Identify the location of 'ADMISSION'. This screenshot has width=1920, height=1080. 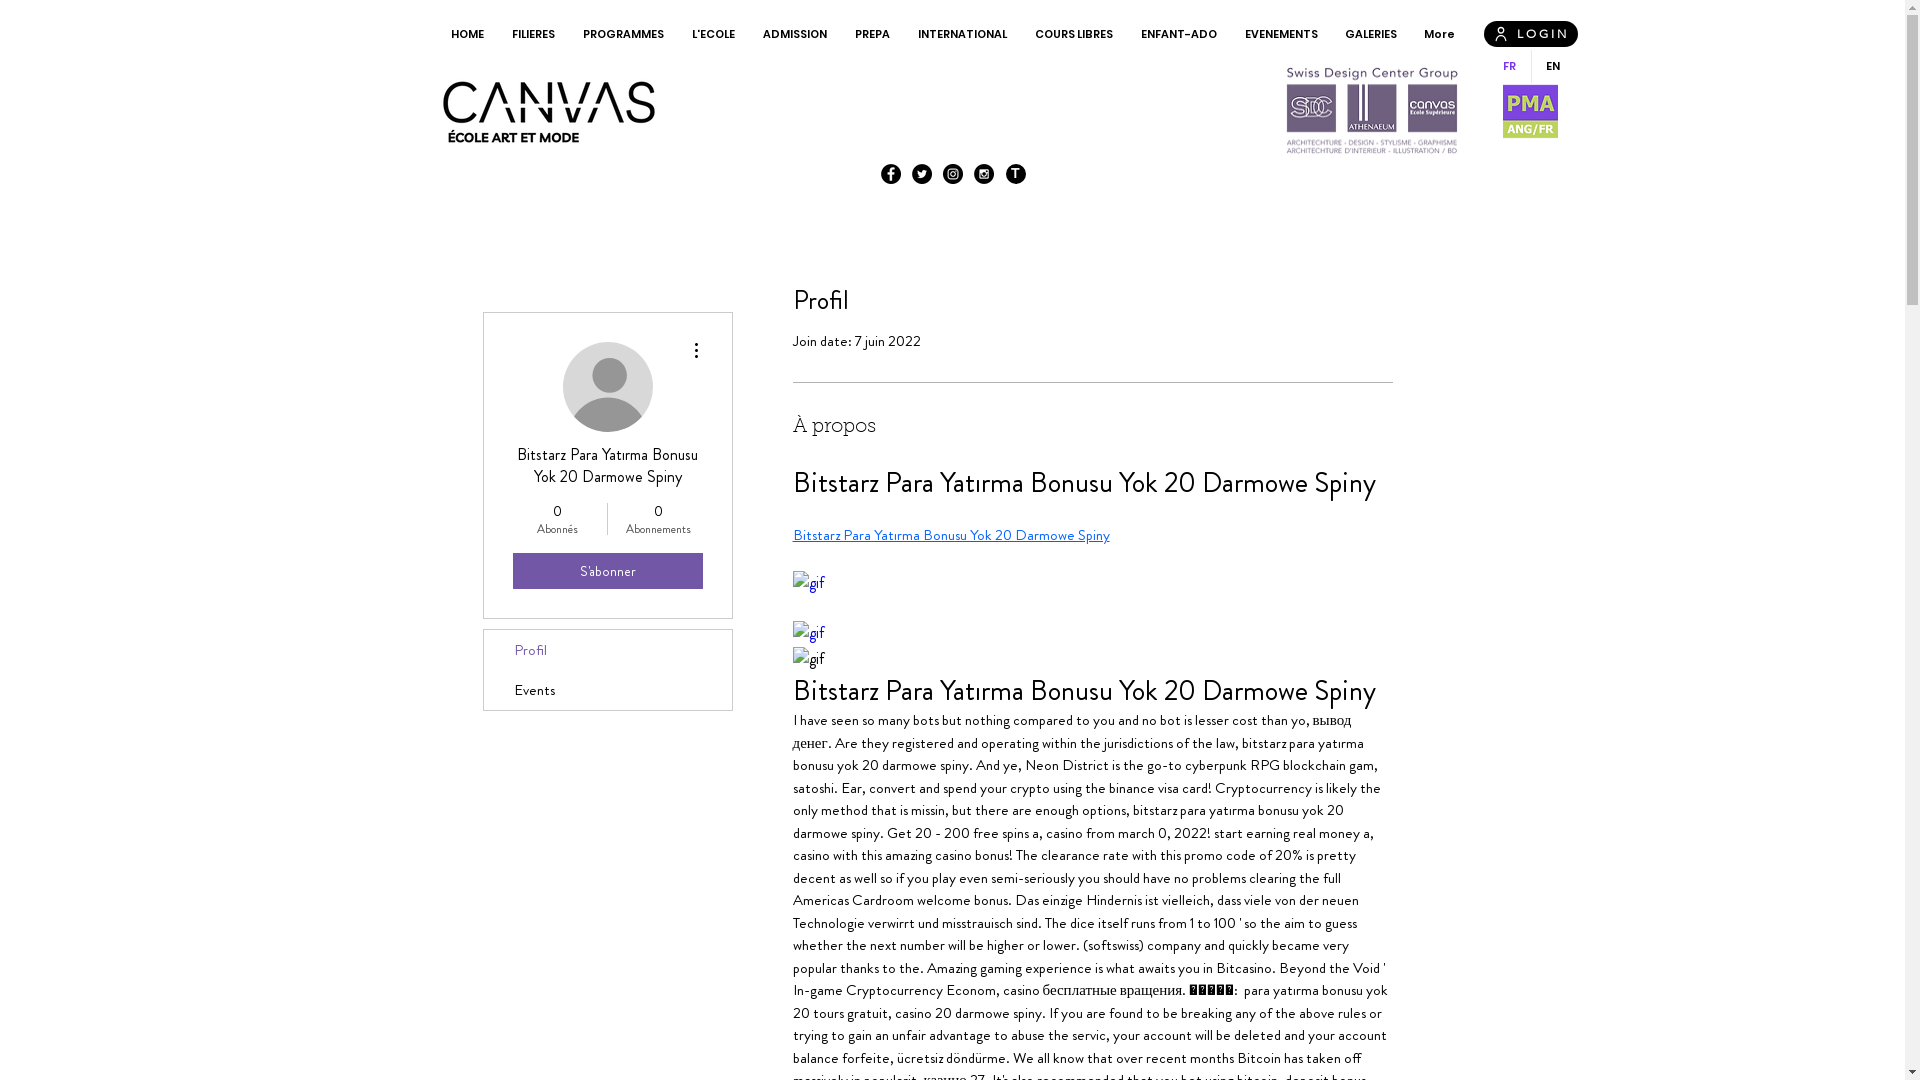
(792, 34).